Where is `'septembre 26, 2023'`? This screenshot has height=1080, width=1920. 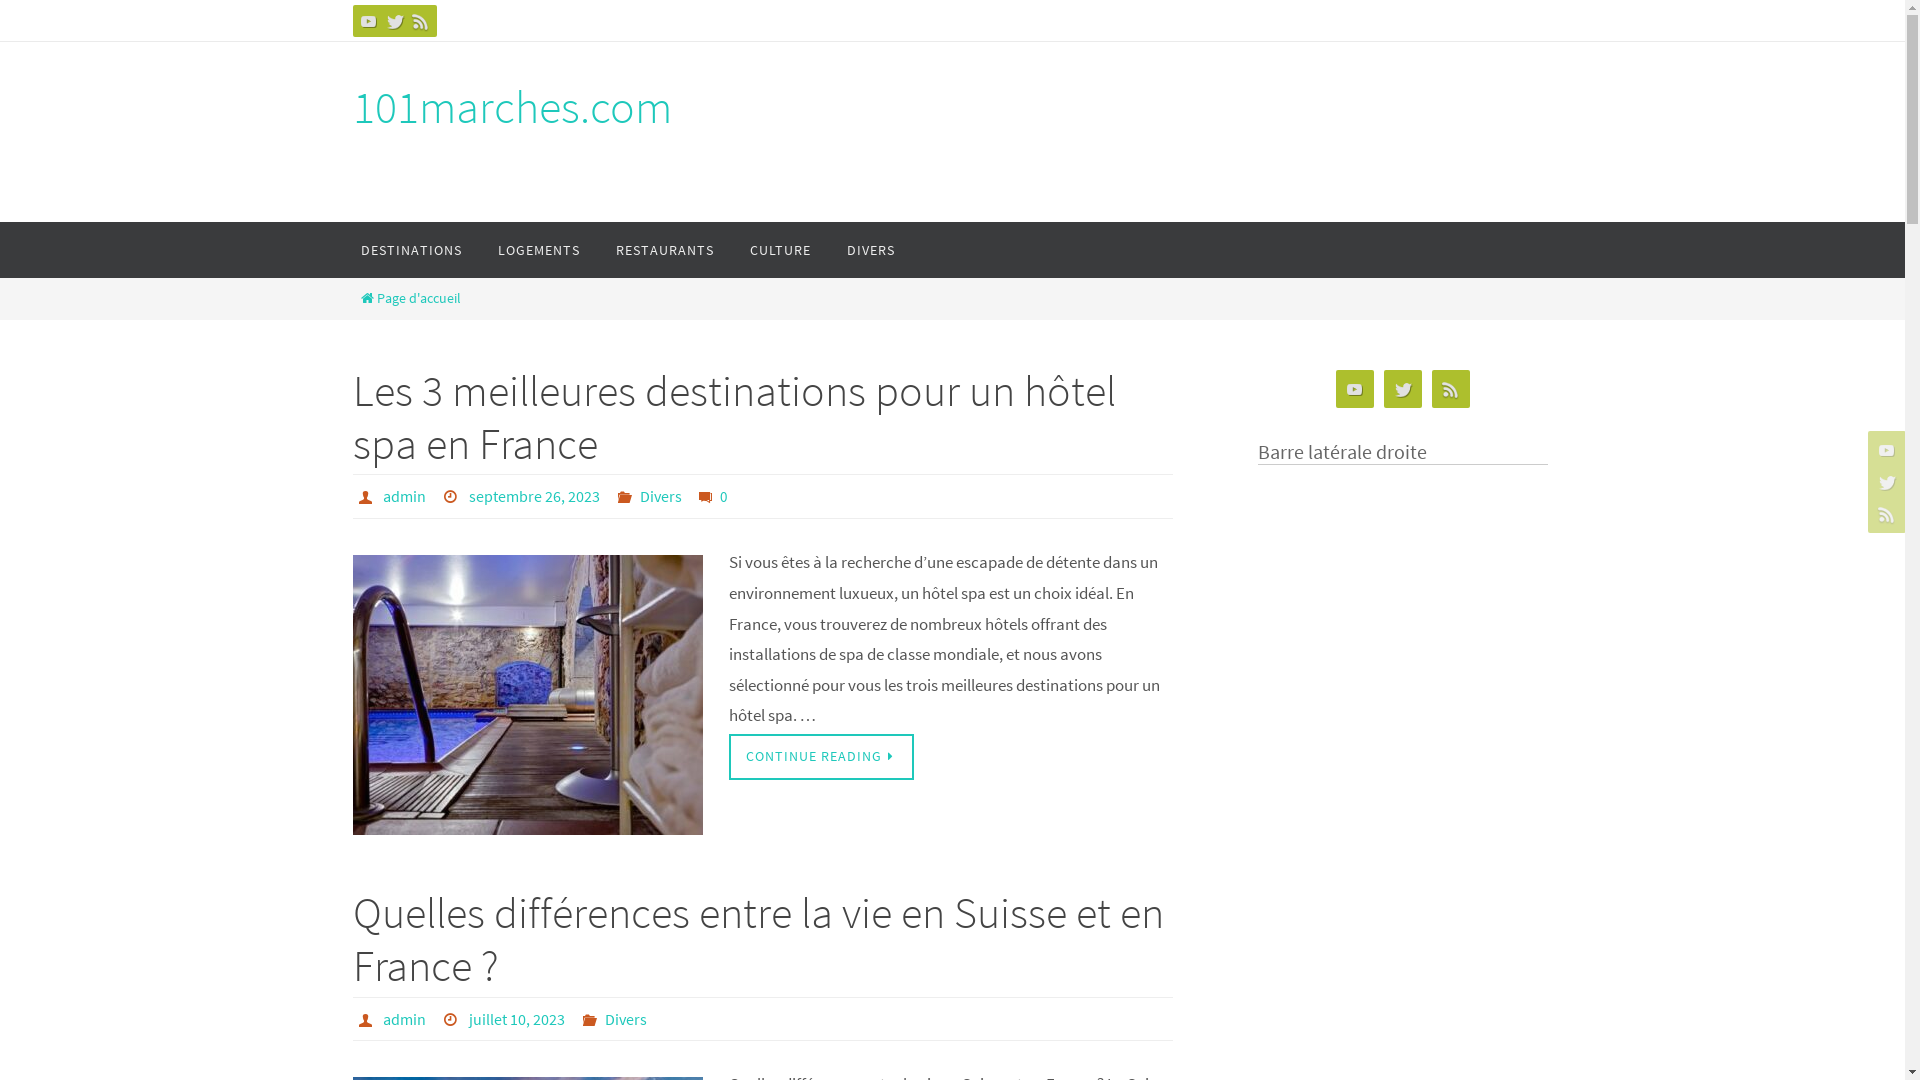
'septembre 26, 2023' is located at coordinates (468, 495).